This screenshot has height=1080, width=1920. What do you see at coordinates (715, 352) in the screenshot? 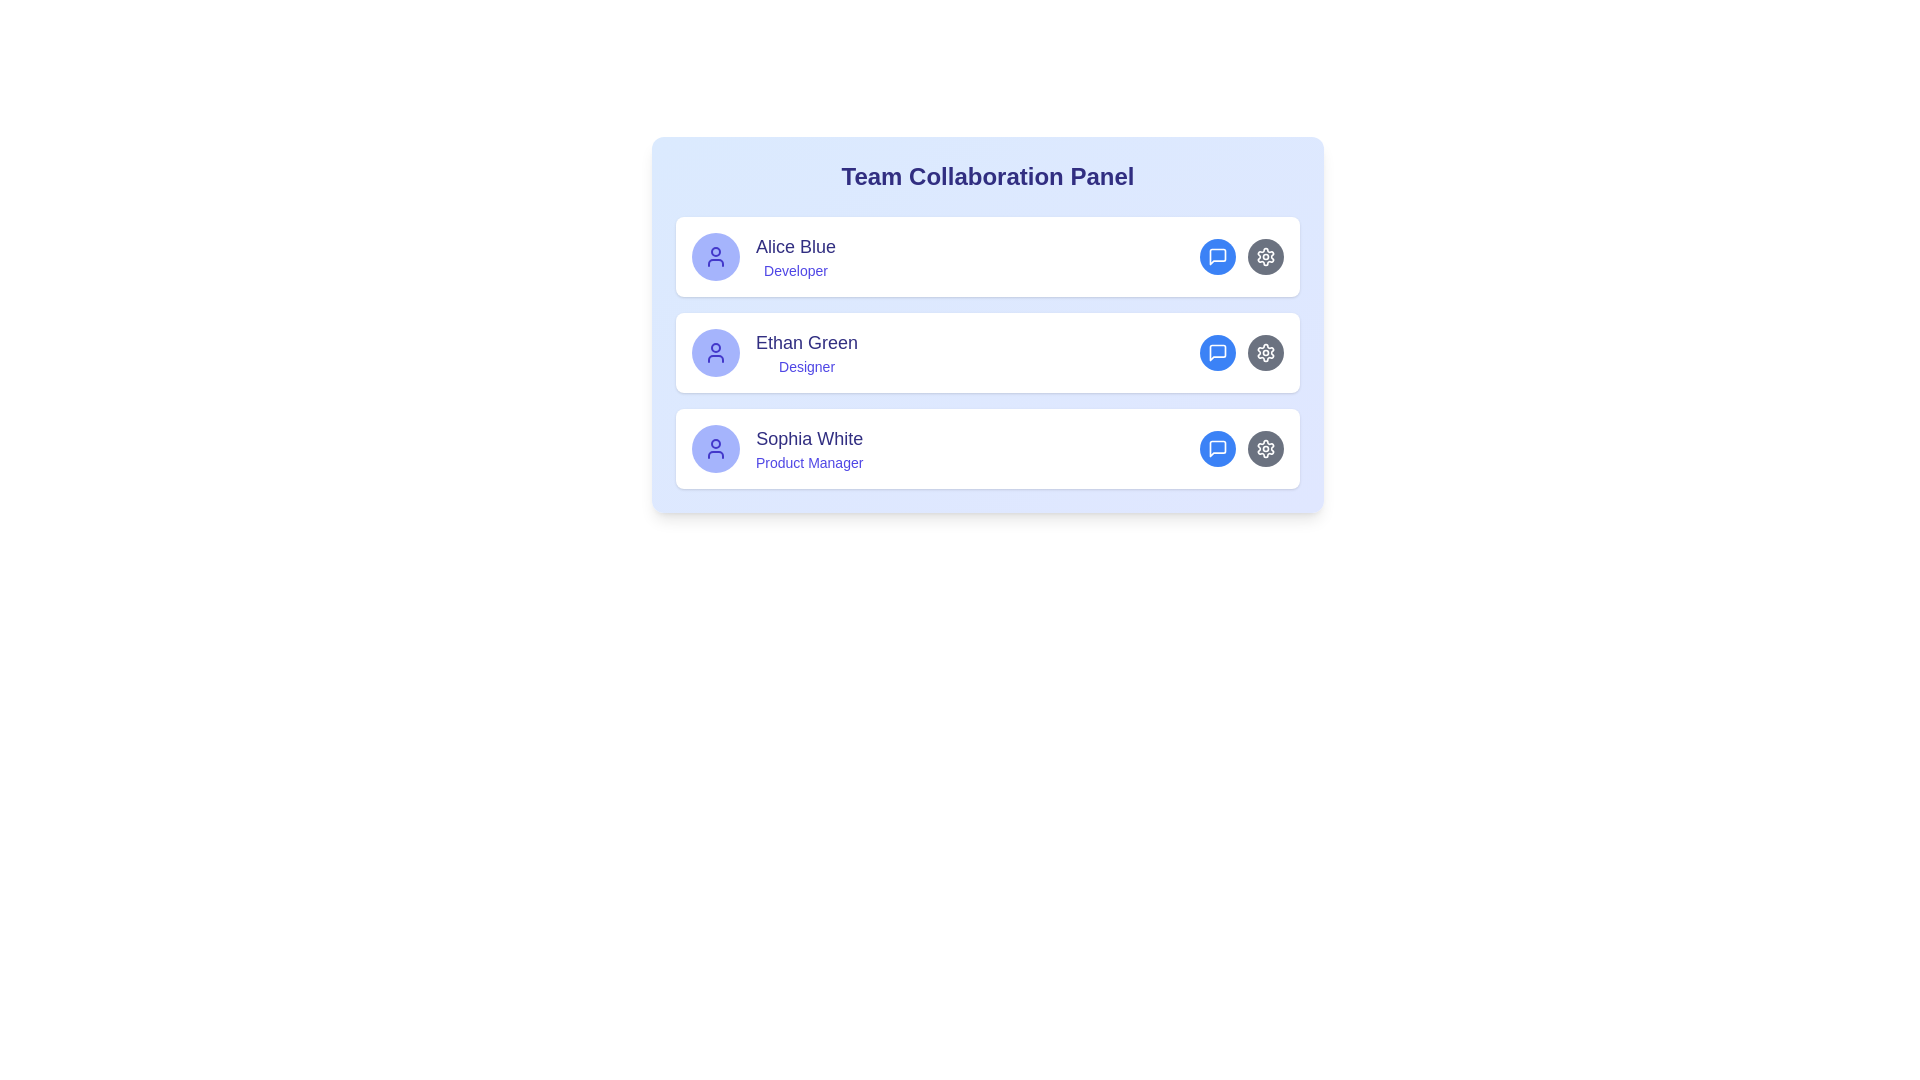
I see `the Circular user profile icon for 'Ethan Green - Designer', which is a button with a light indigo background and a user silhouette icon` at bounding box center [715, 352].